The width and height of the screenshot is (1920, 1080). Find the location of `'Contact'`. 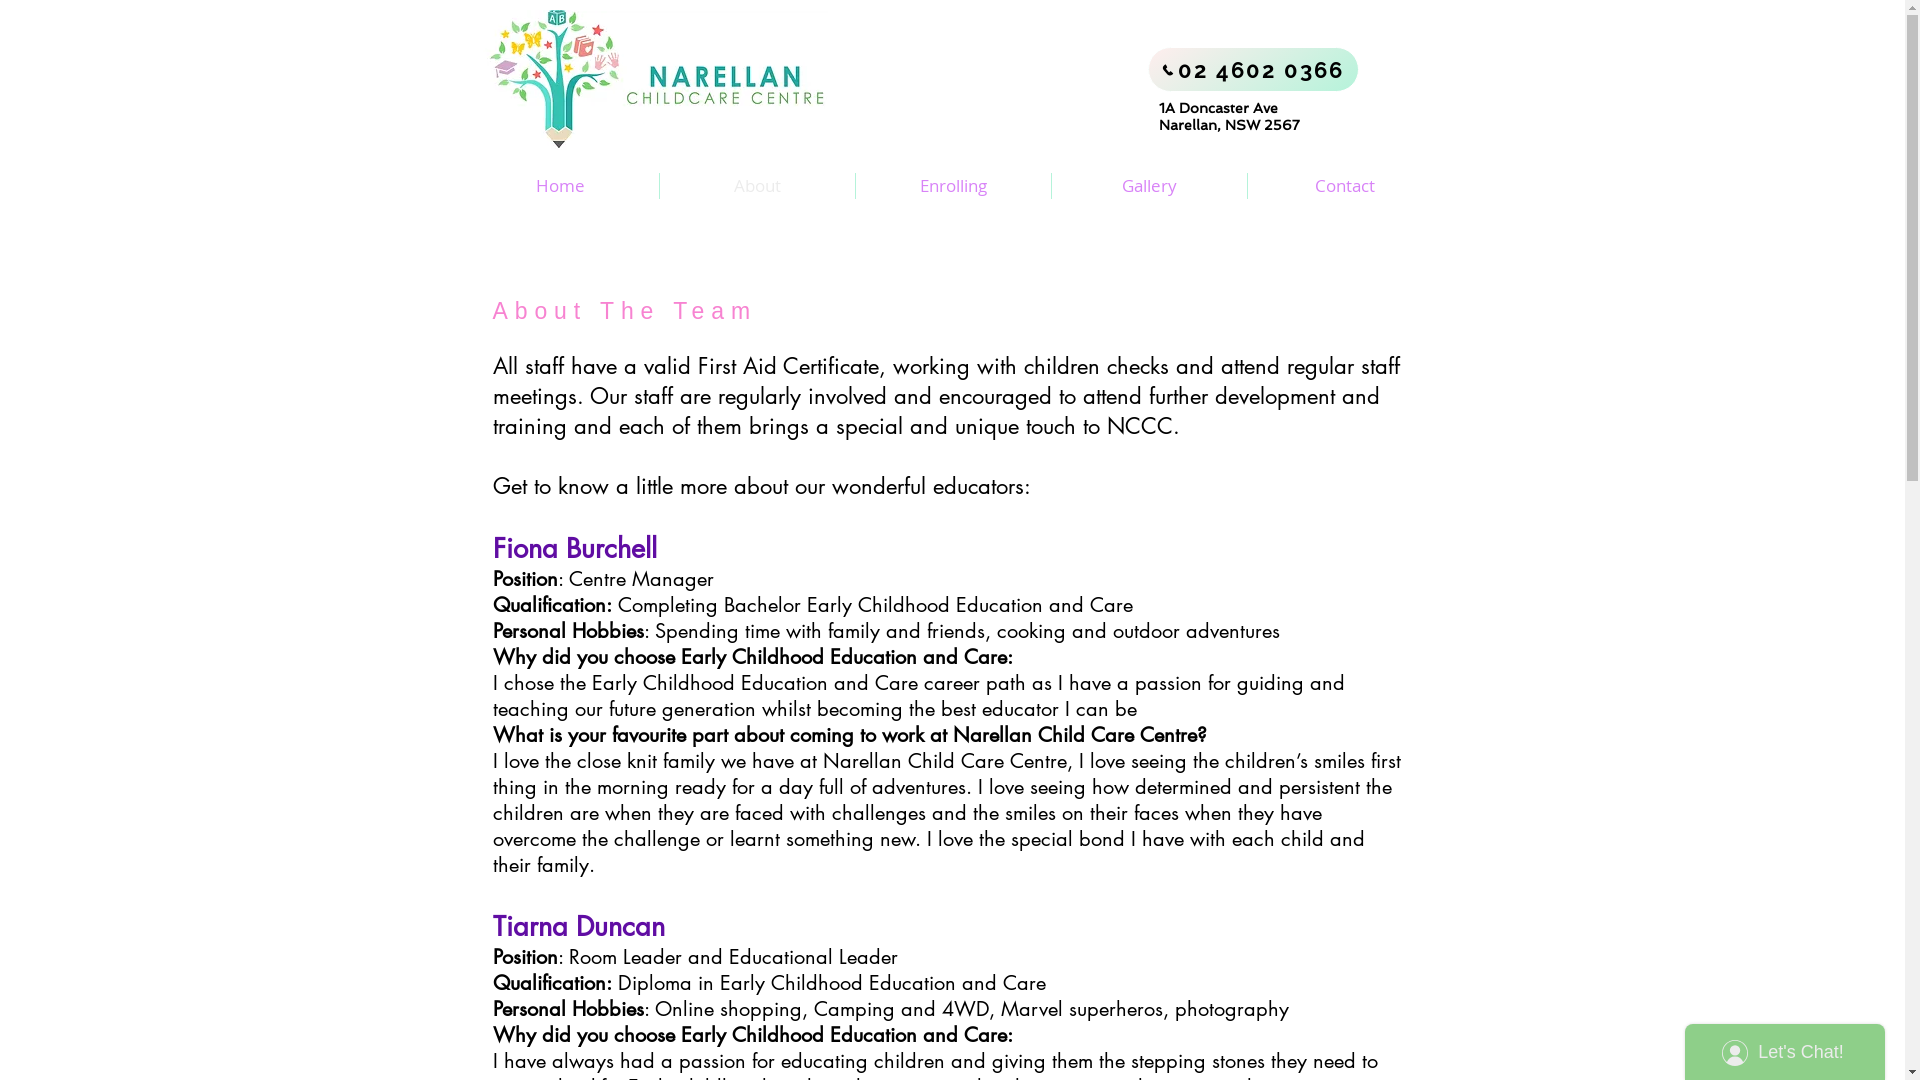

'Contact' is located at coordinates (1345, 185).